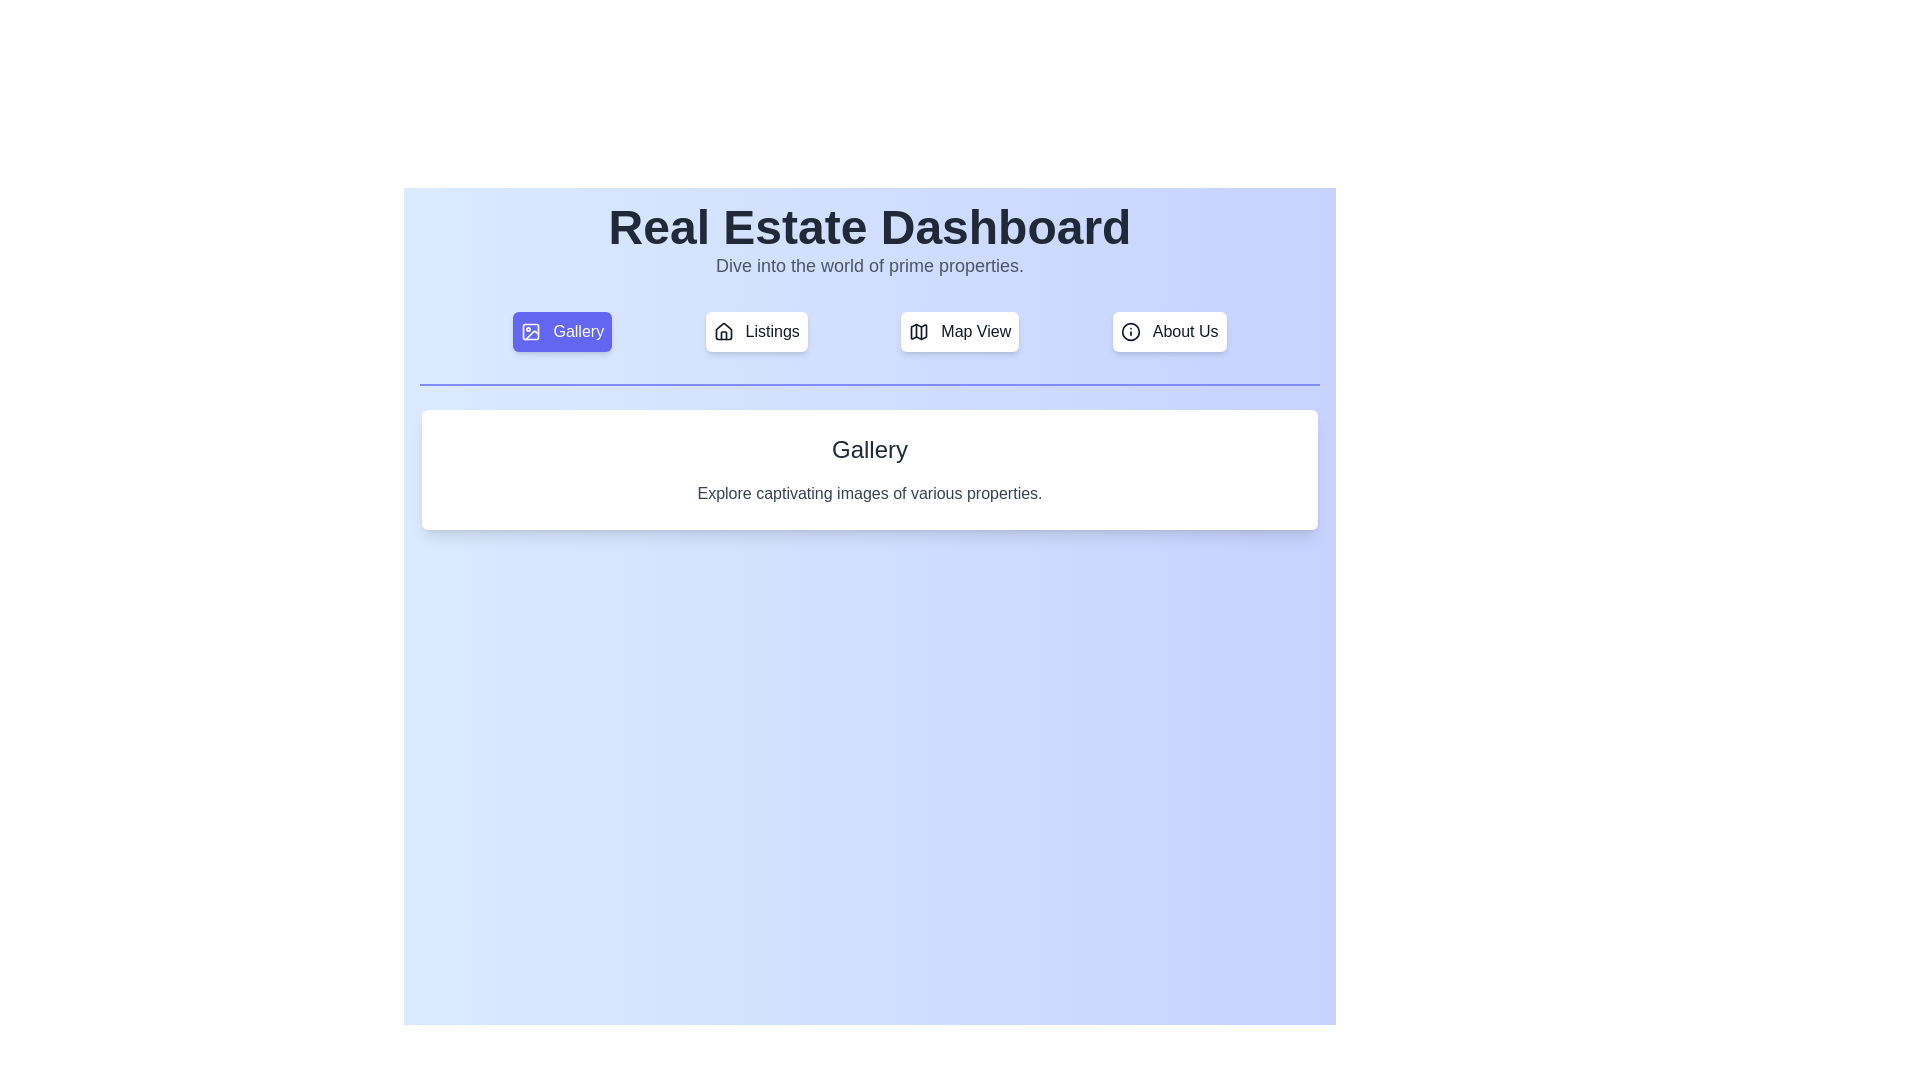 This screenshot has width=1920, height=1080. I want to click on the tab labeled About Us to observe its hover effect, so click(1169, 330).